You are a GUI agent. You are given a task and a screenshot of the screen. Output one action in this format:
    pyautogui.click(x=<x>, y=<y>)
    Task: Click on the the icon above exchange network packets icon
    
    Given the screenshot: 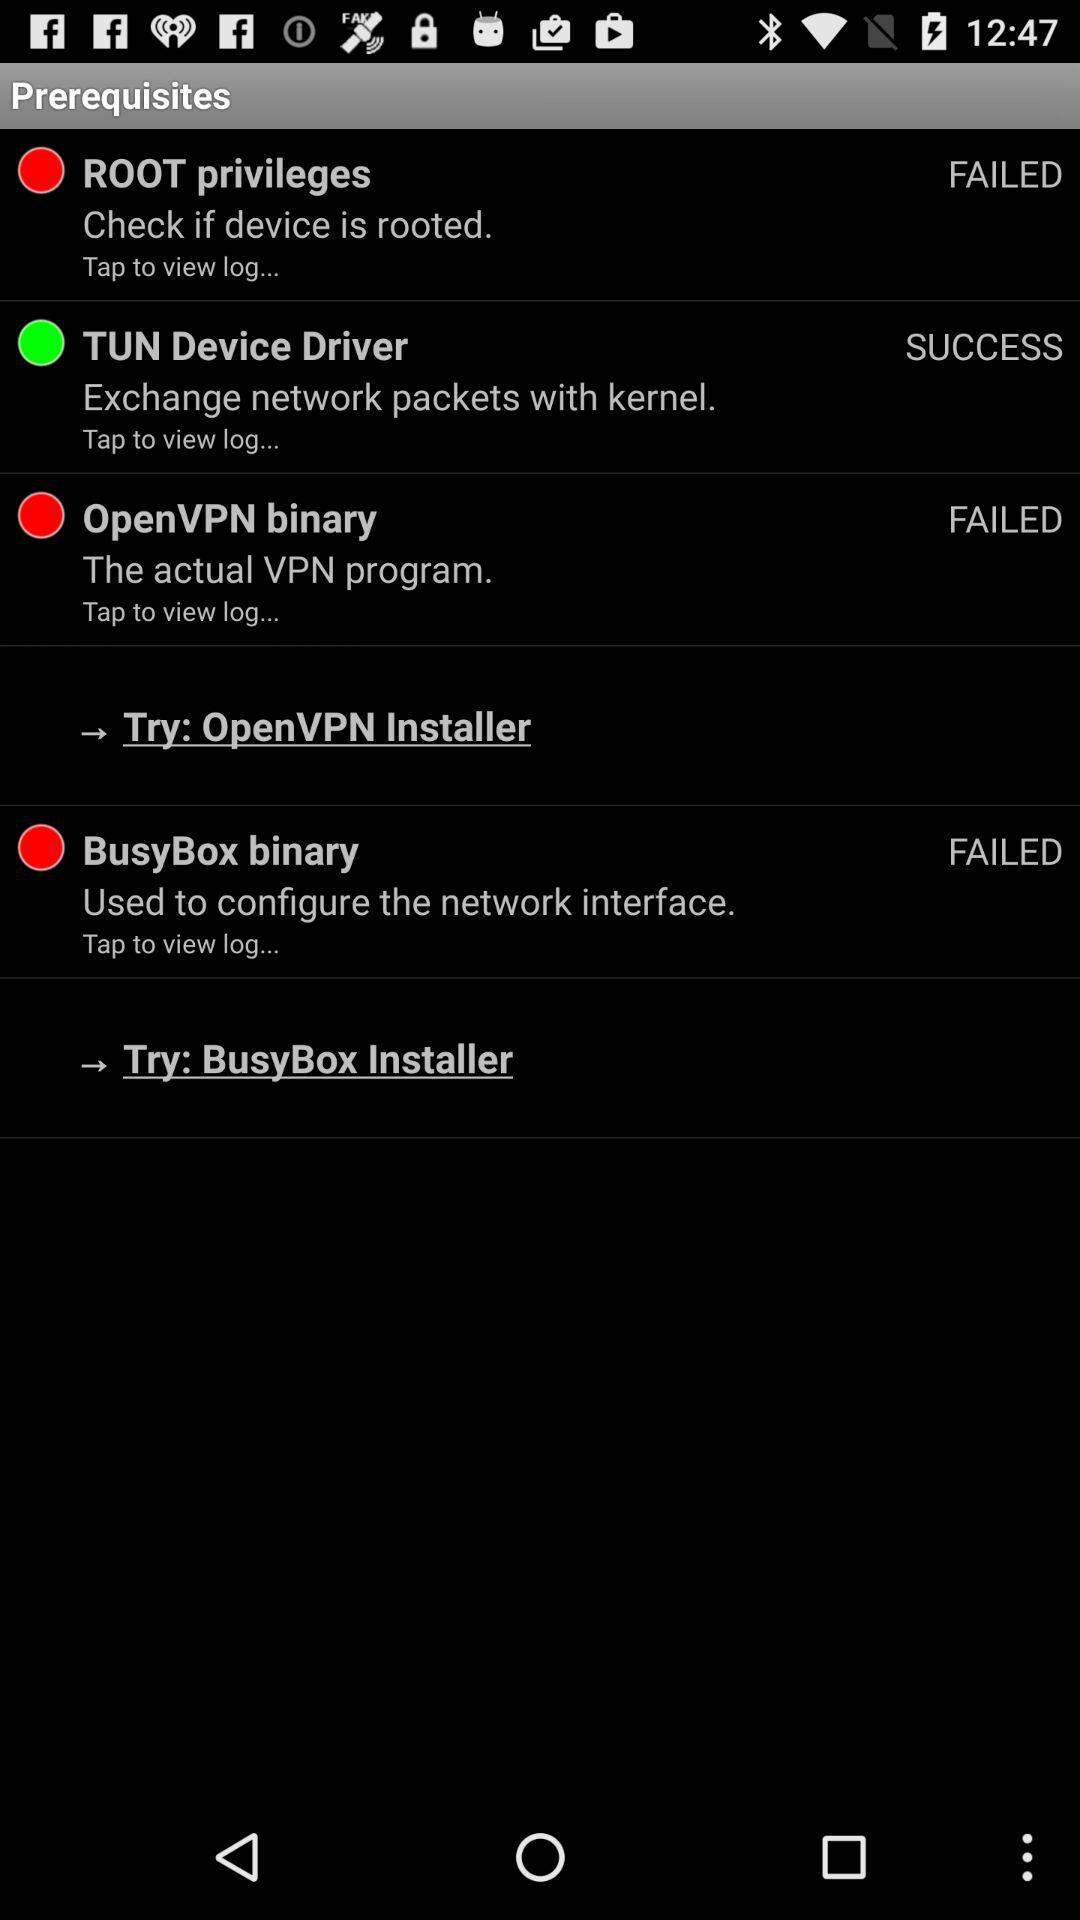 What is the action you would take?
    pyautogui.click(x=983, y=345)
    